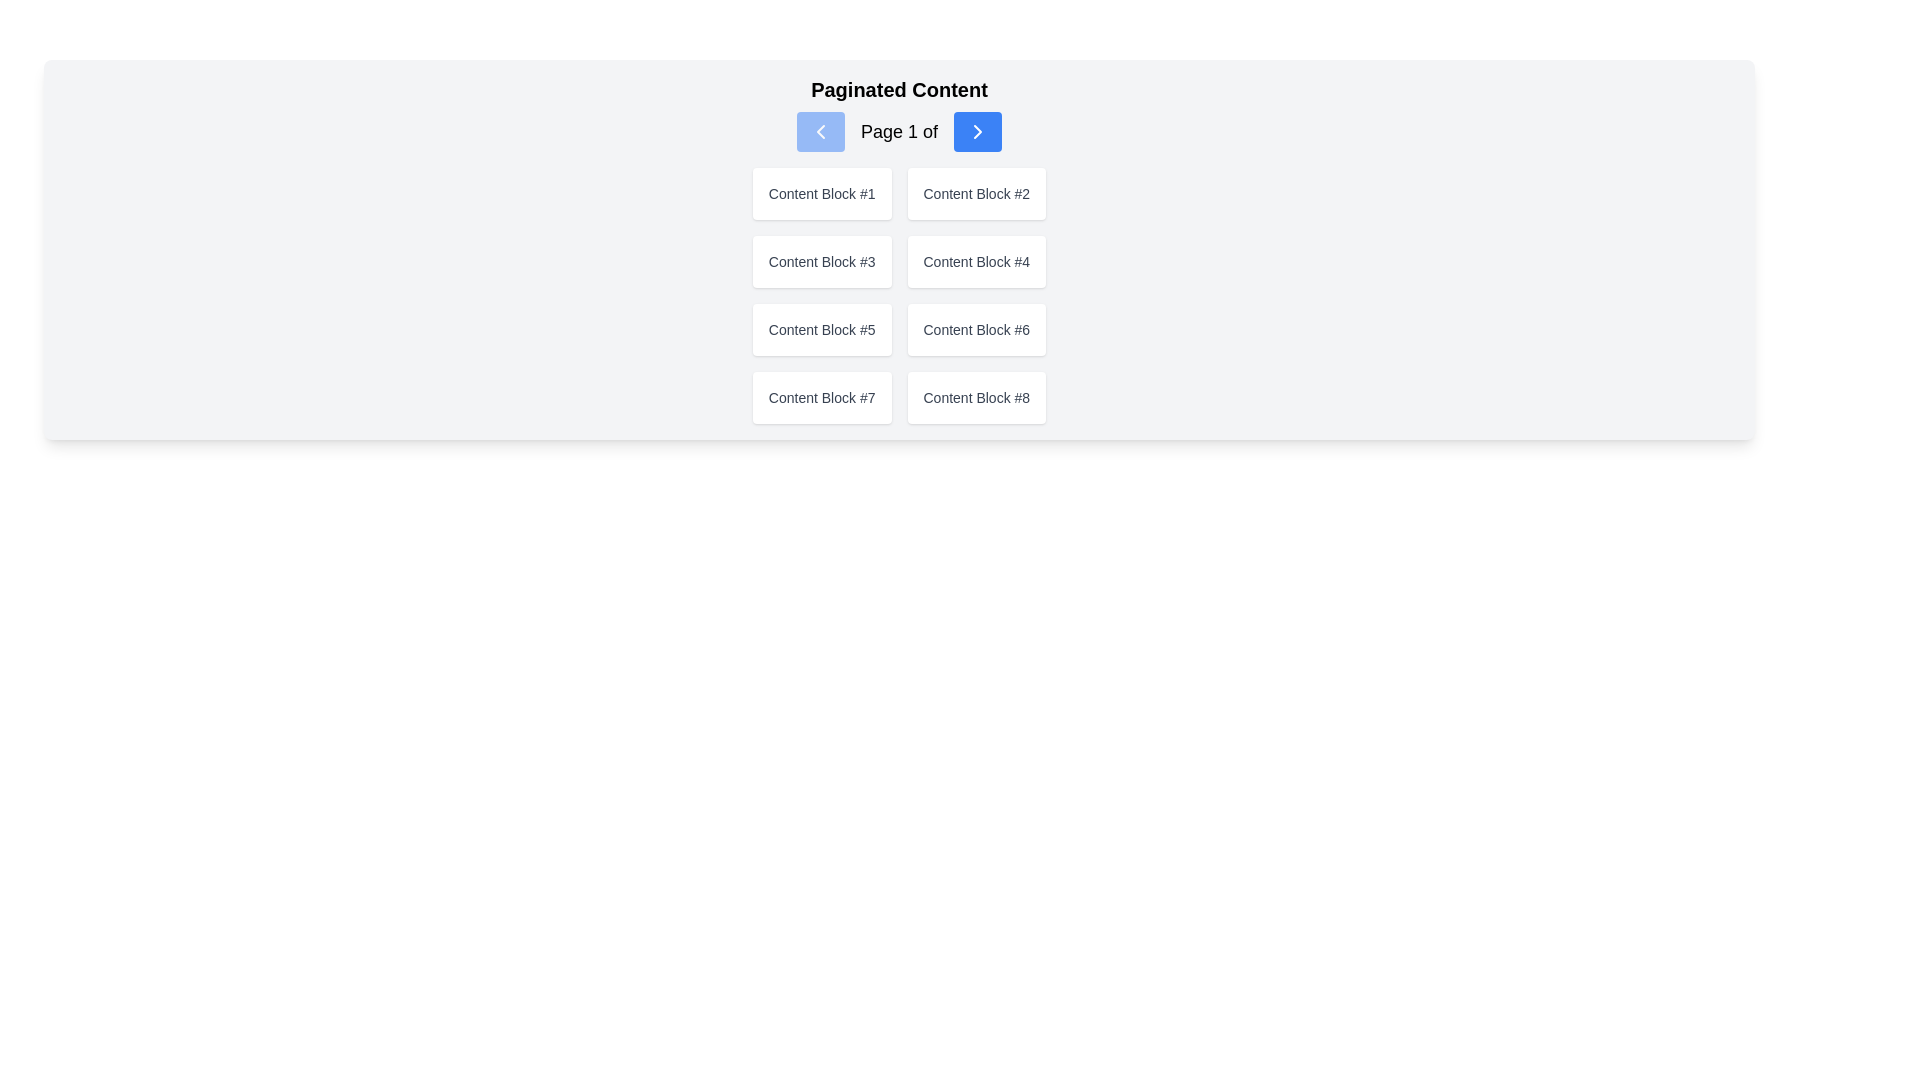 The width and height of the screenshot is (1920, 1080). What do you see at coordinates (978, 131) in the screenshot?
I see `the 'next page' icon located on the right side of the pagination control in the UI` at bounding box center [978, 131].